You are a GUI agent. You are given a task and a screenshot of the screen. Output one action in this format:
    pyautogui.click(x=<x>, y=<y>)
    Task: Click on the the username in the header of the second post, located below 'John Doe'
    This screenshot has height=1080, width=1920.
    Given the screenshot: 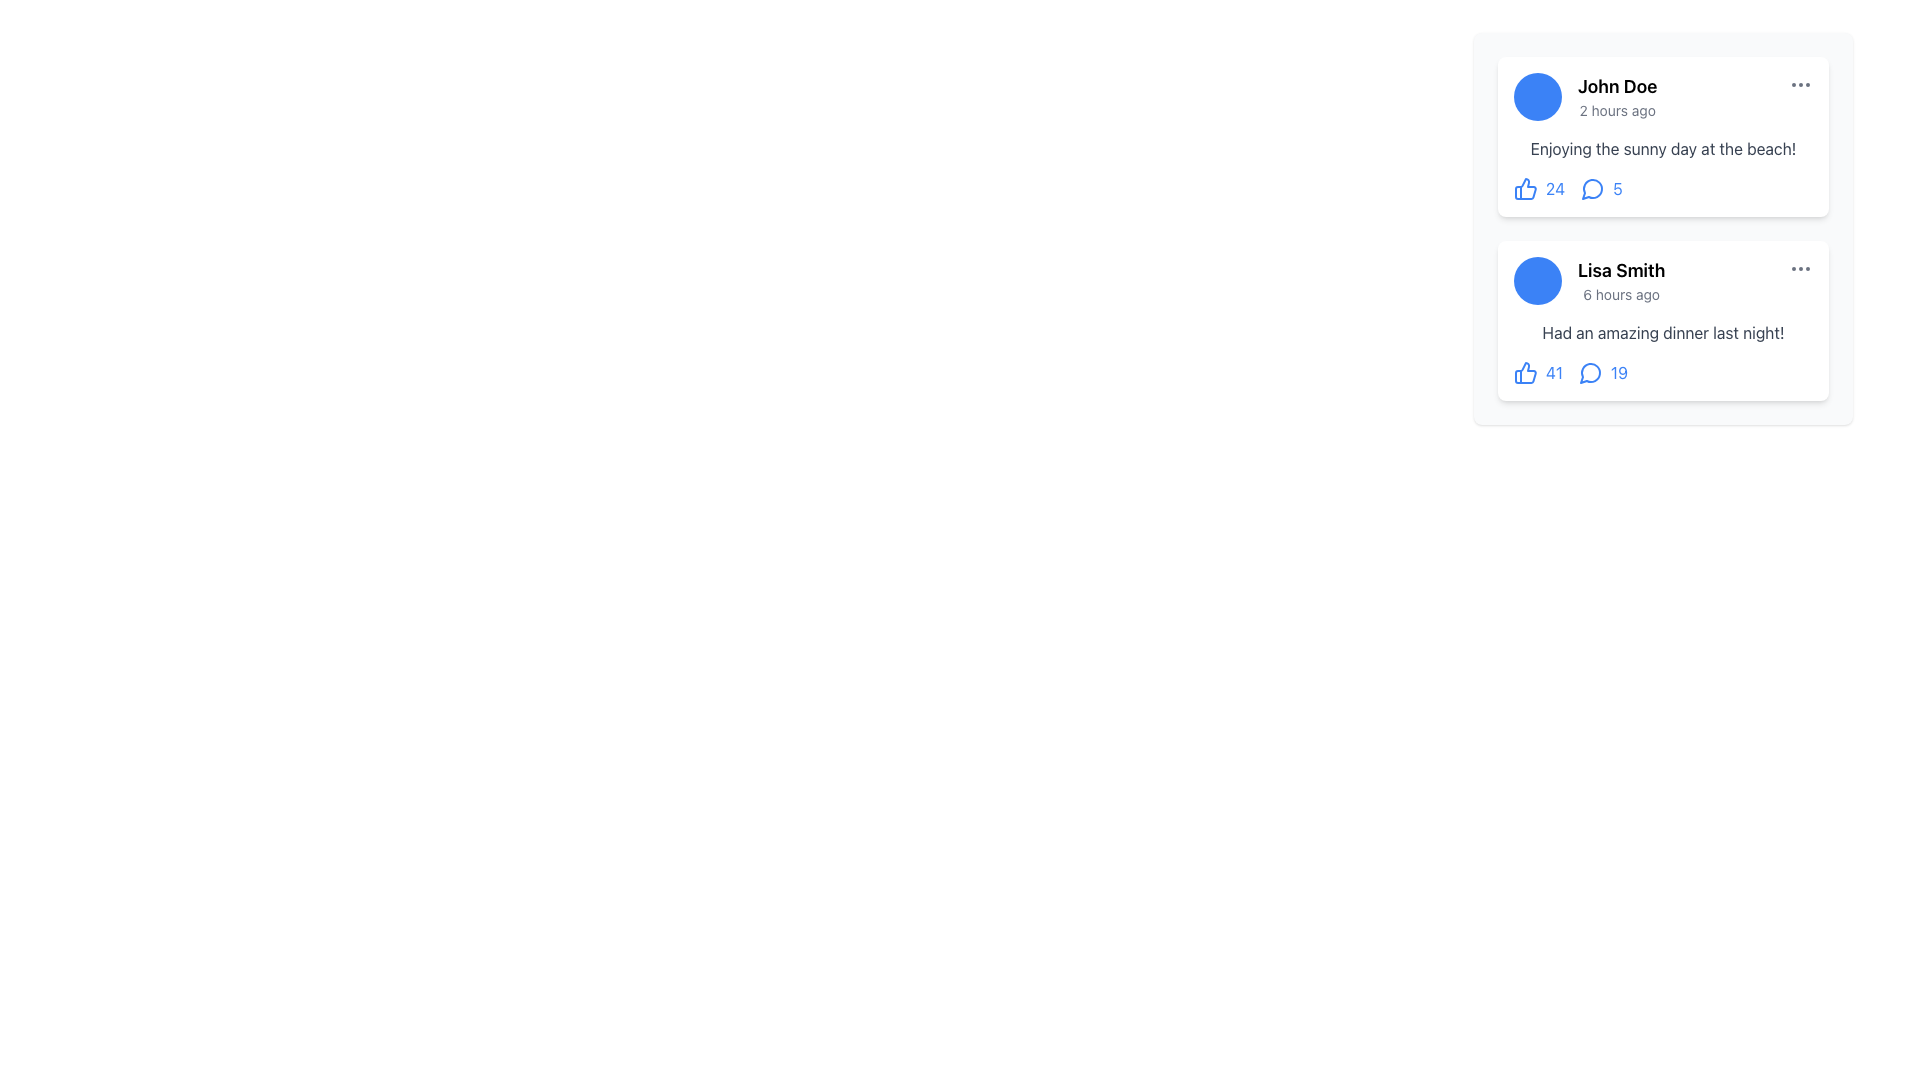 What is the action you would take?
    pyautogui.click(x=1663, y=281)
    